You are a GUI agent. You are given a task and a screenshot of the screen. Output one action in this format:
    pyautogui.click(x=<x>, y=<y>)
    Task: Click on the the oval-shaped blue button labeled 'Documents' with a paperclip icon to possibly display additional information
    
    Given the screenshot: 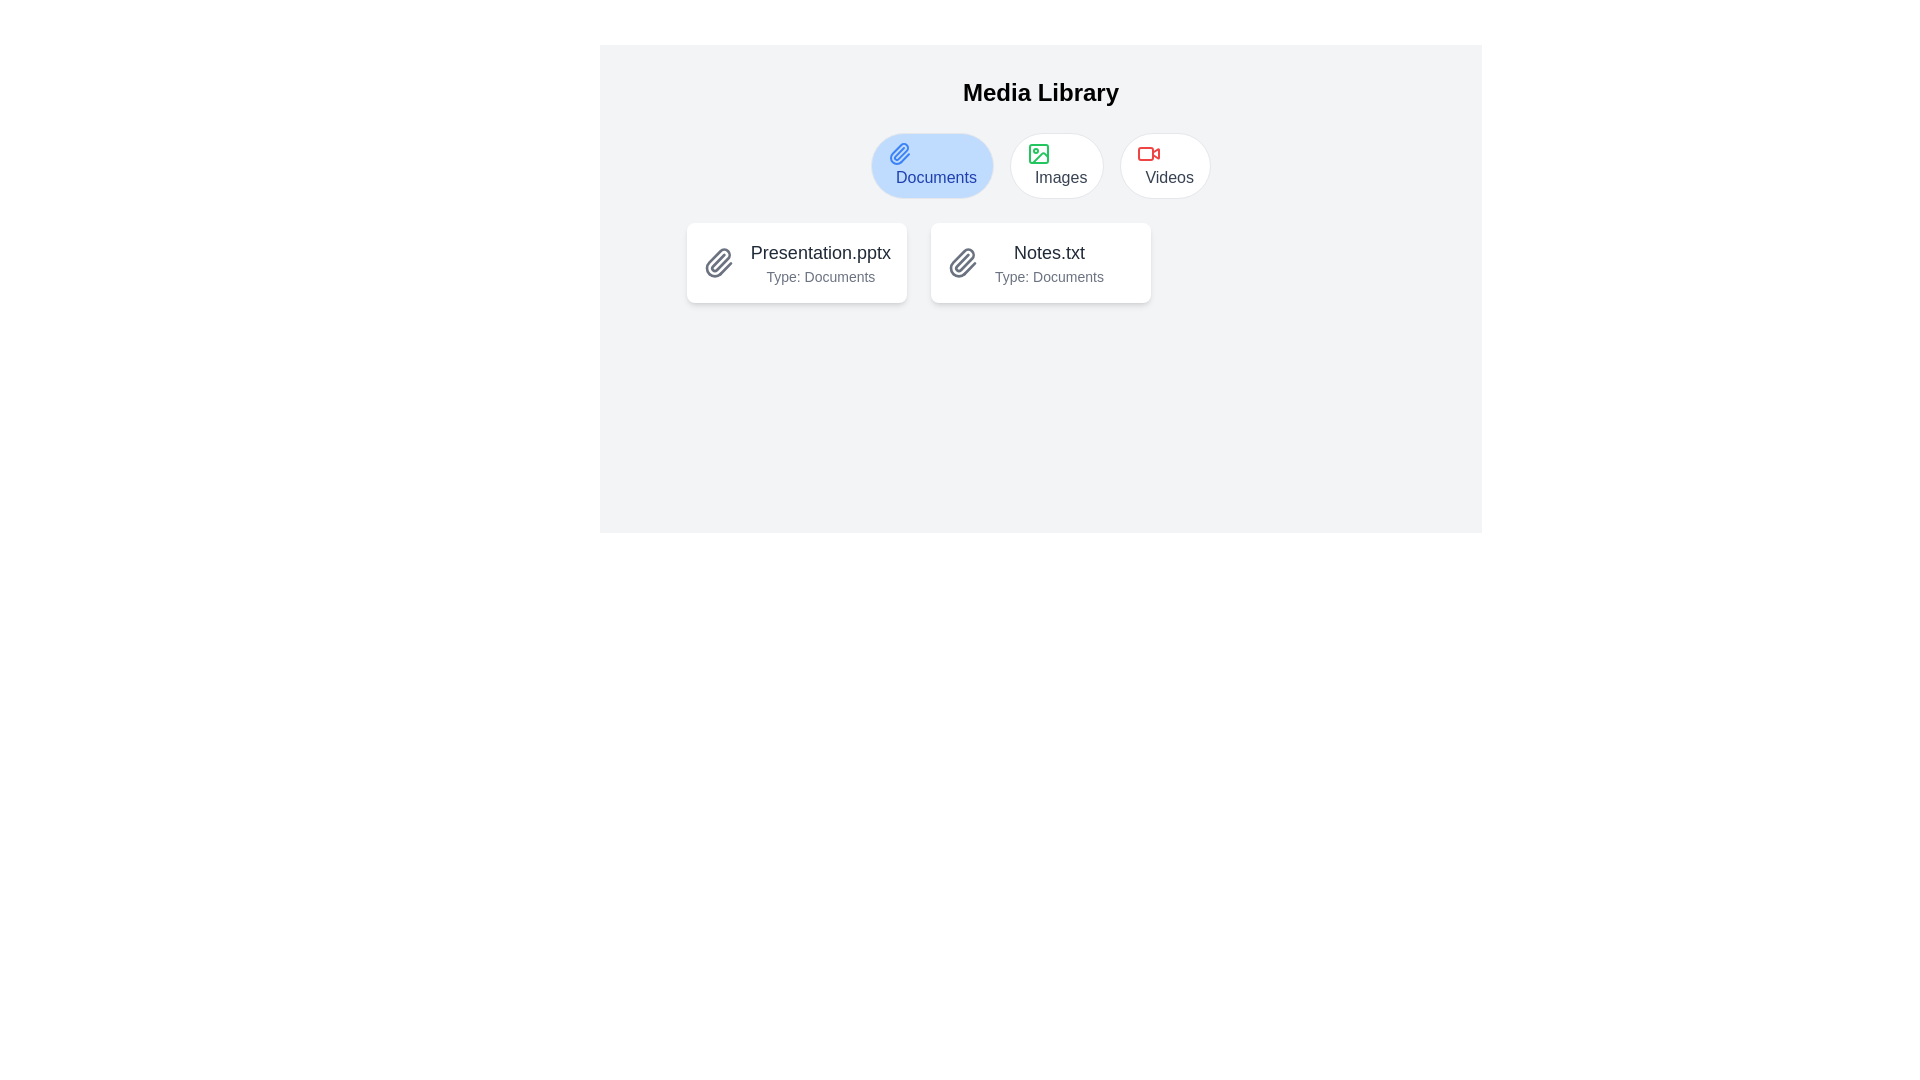 What is the action you would take?
    pyautogui.click(x=931, y=164)
    